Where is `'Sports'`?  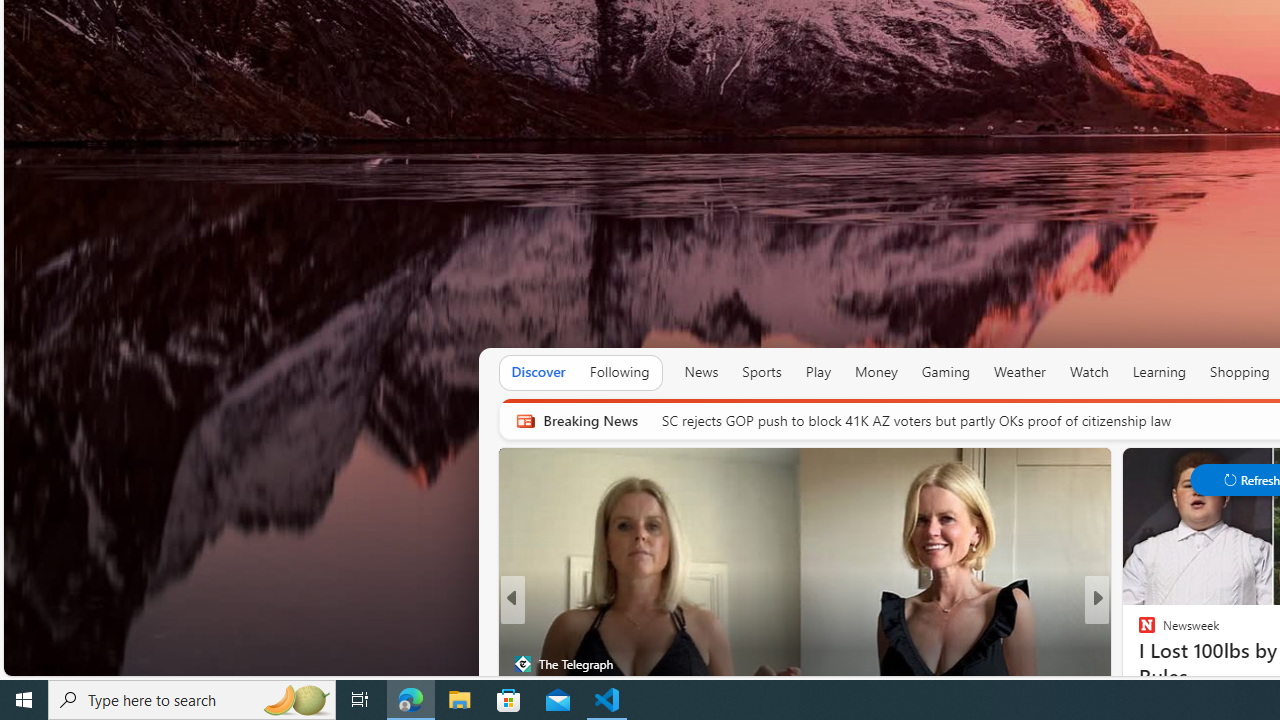 'Sports' is located at coordinates (760, 371).